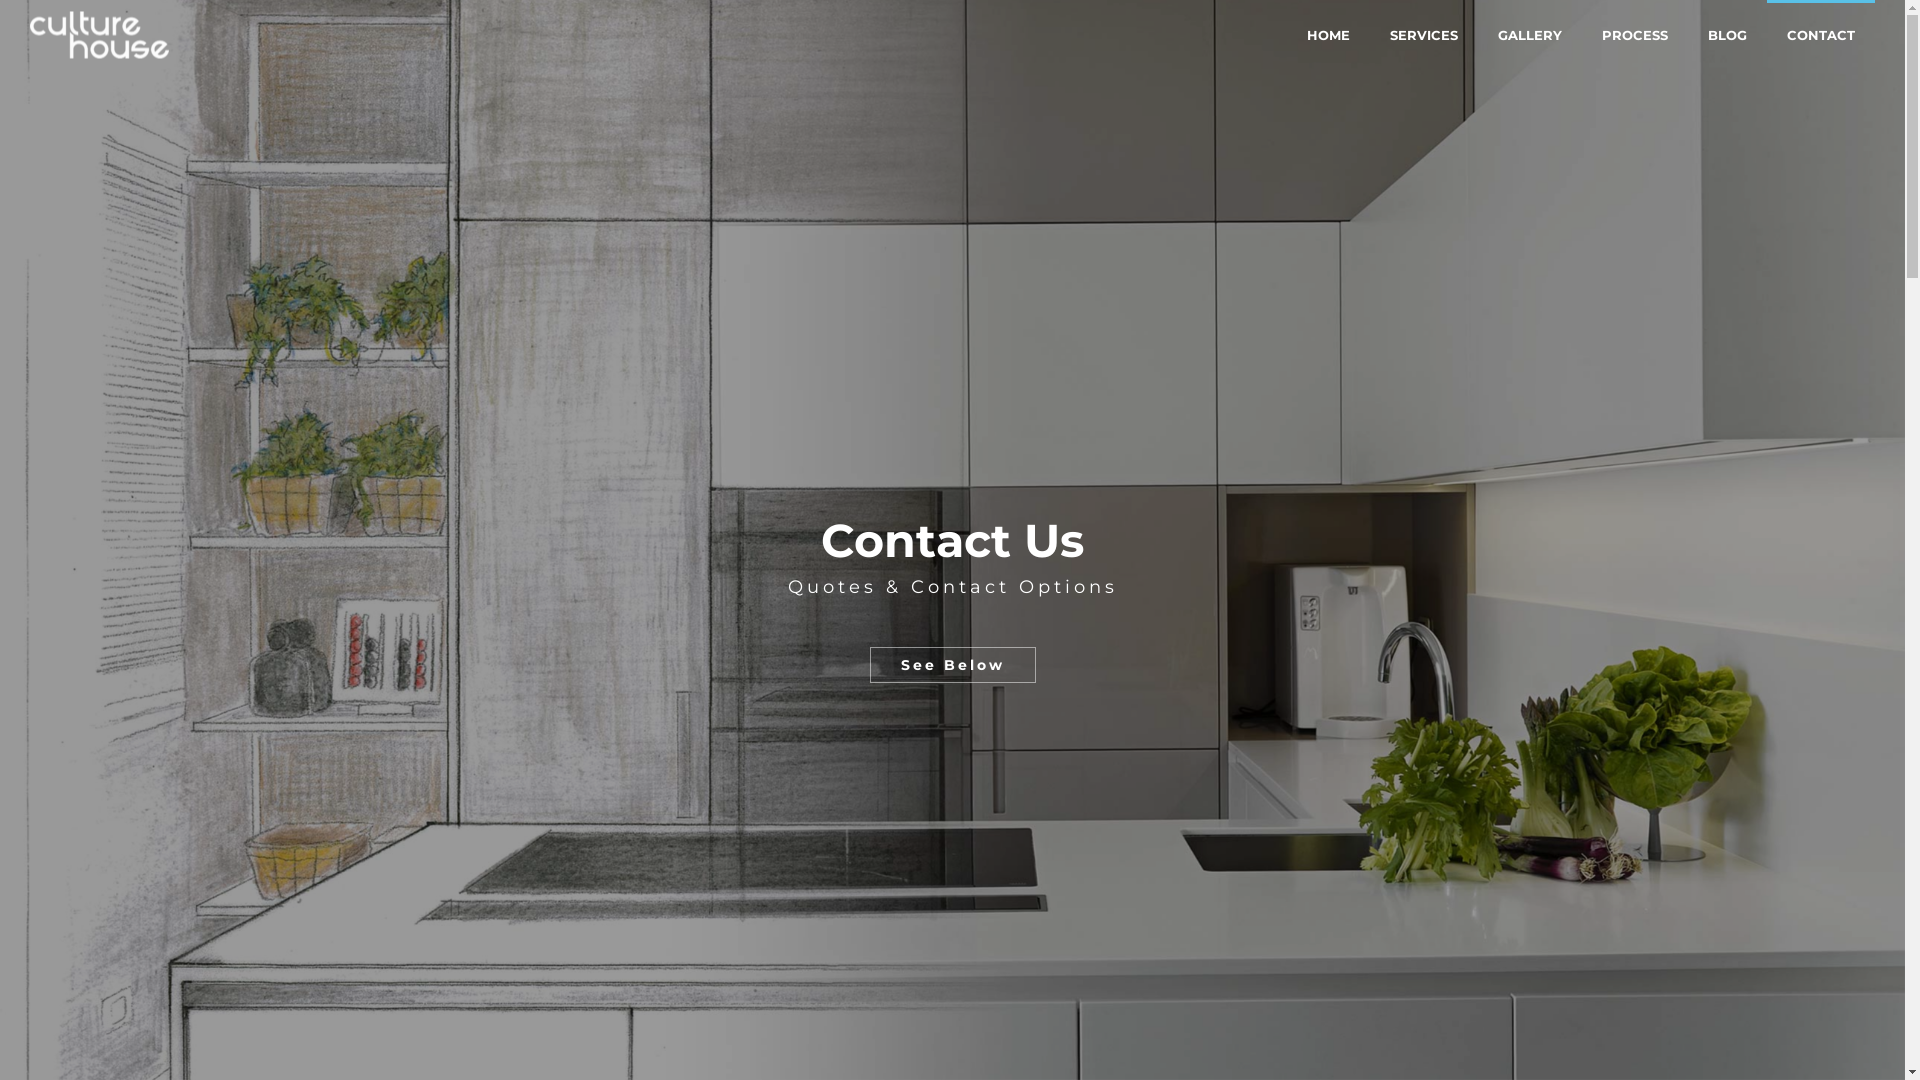 The width and height of the screenshot is (1920, 1080). What do you see at coordinates (1726, 34) in the screenshot?
I see `'BLOG'` at bounding box center [1726, 34].